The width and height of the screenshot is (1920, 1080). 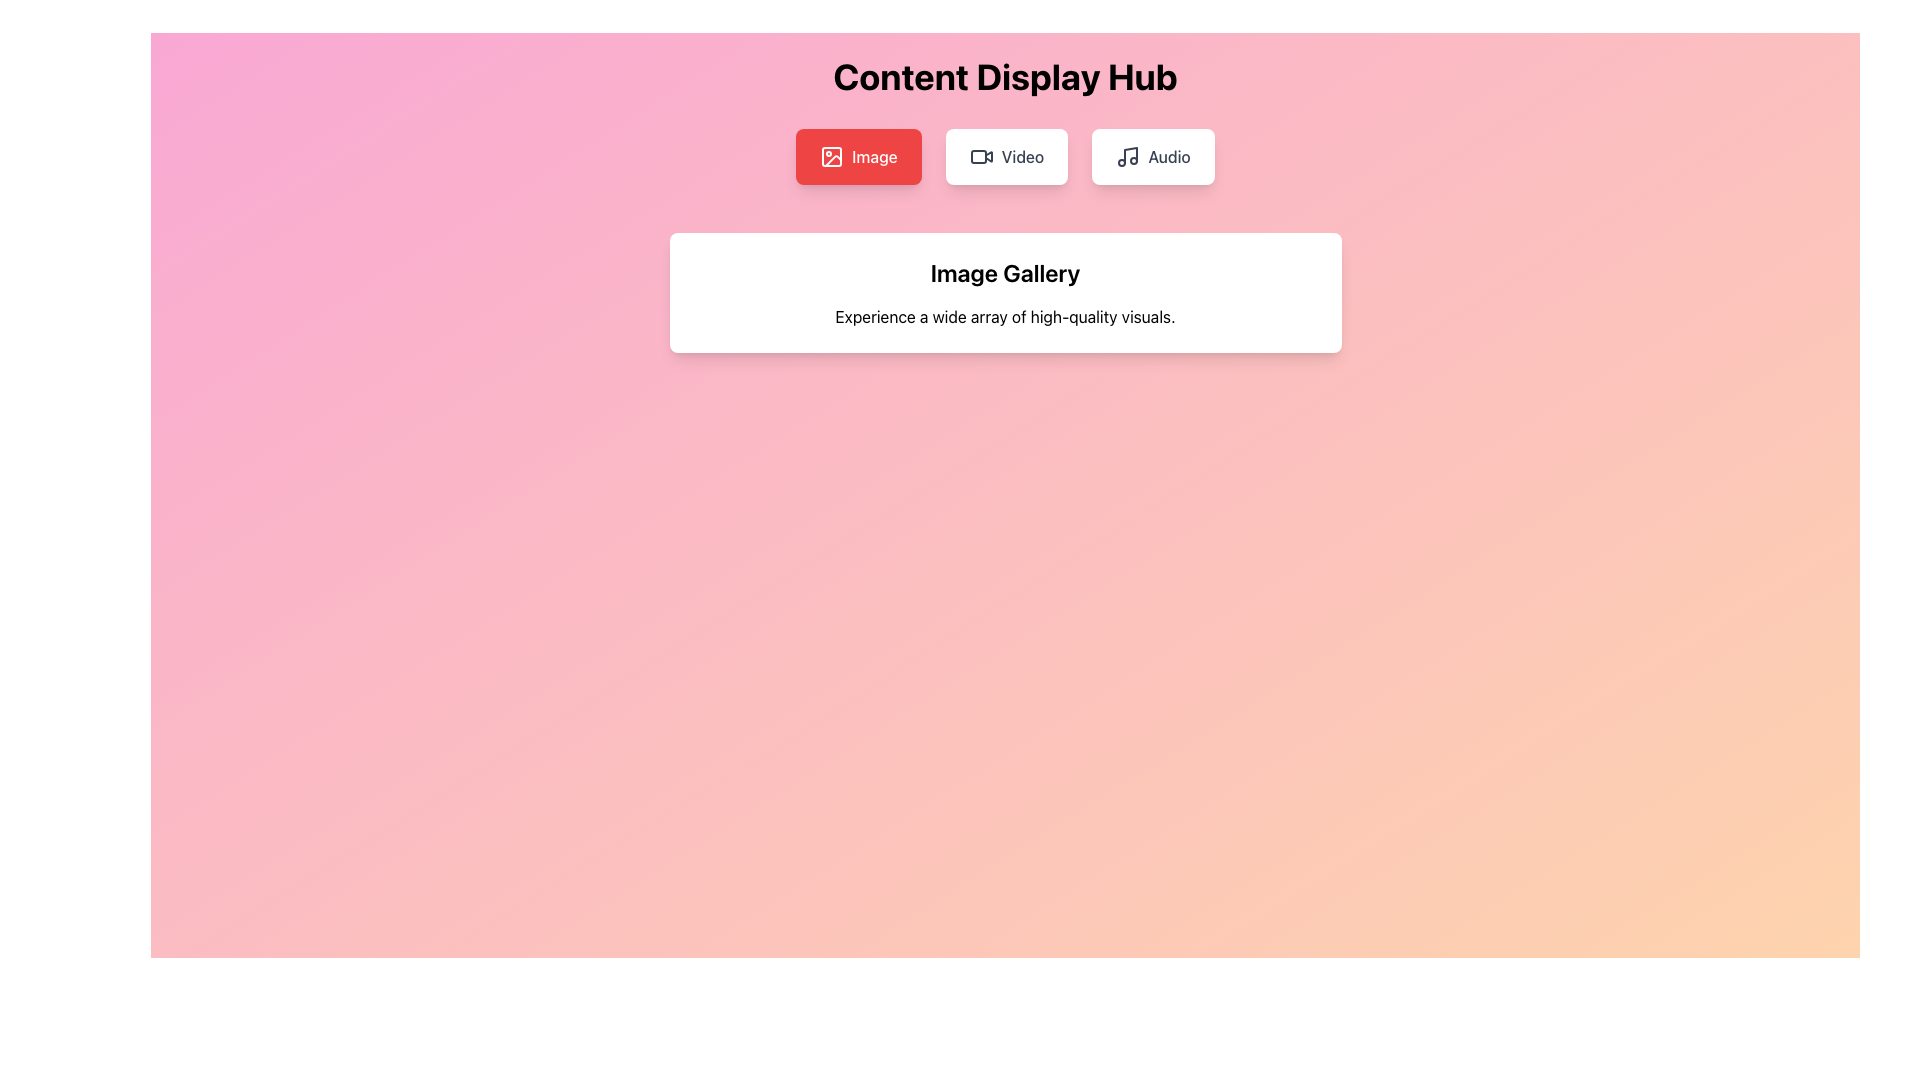 What do you see at coordinates (1005, 293) in the screenshot?
I see `the 'Image Gallery' text element, which is prominently displayed in a white rectangular box with rounded corners, to interact if linked` at bounding box center [1005, 293].